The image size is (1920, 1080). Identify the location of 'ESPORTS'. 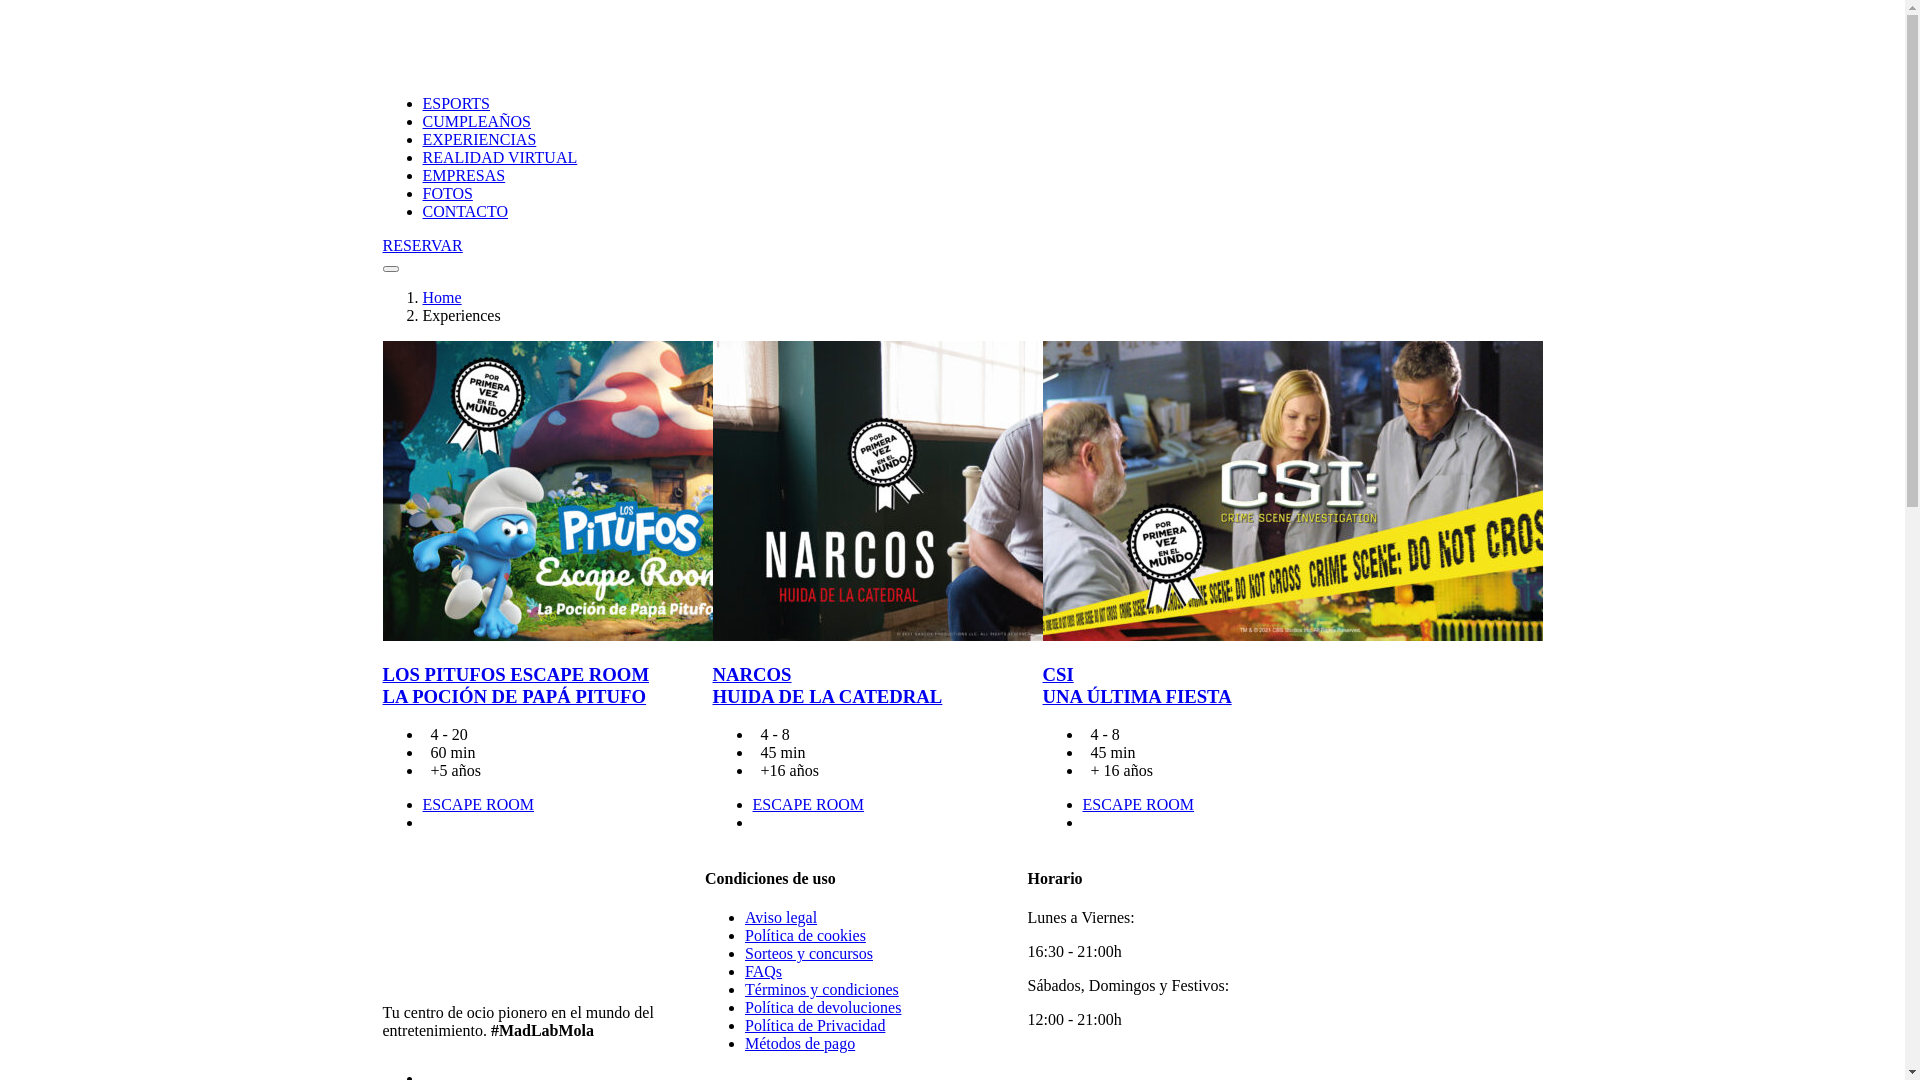
(455, 103).